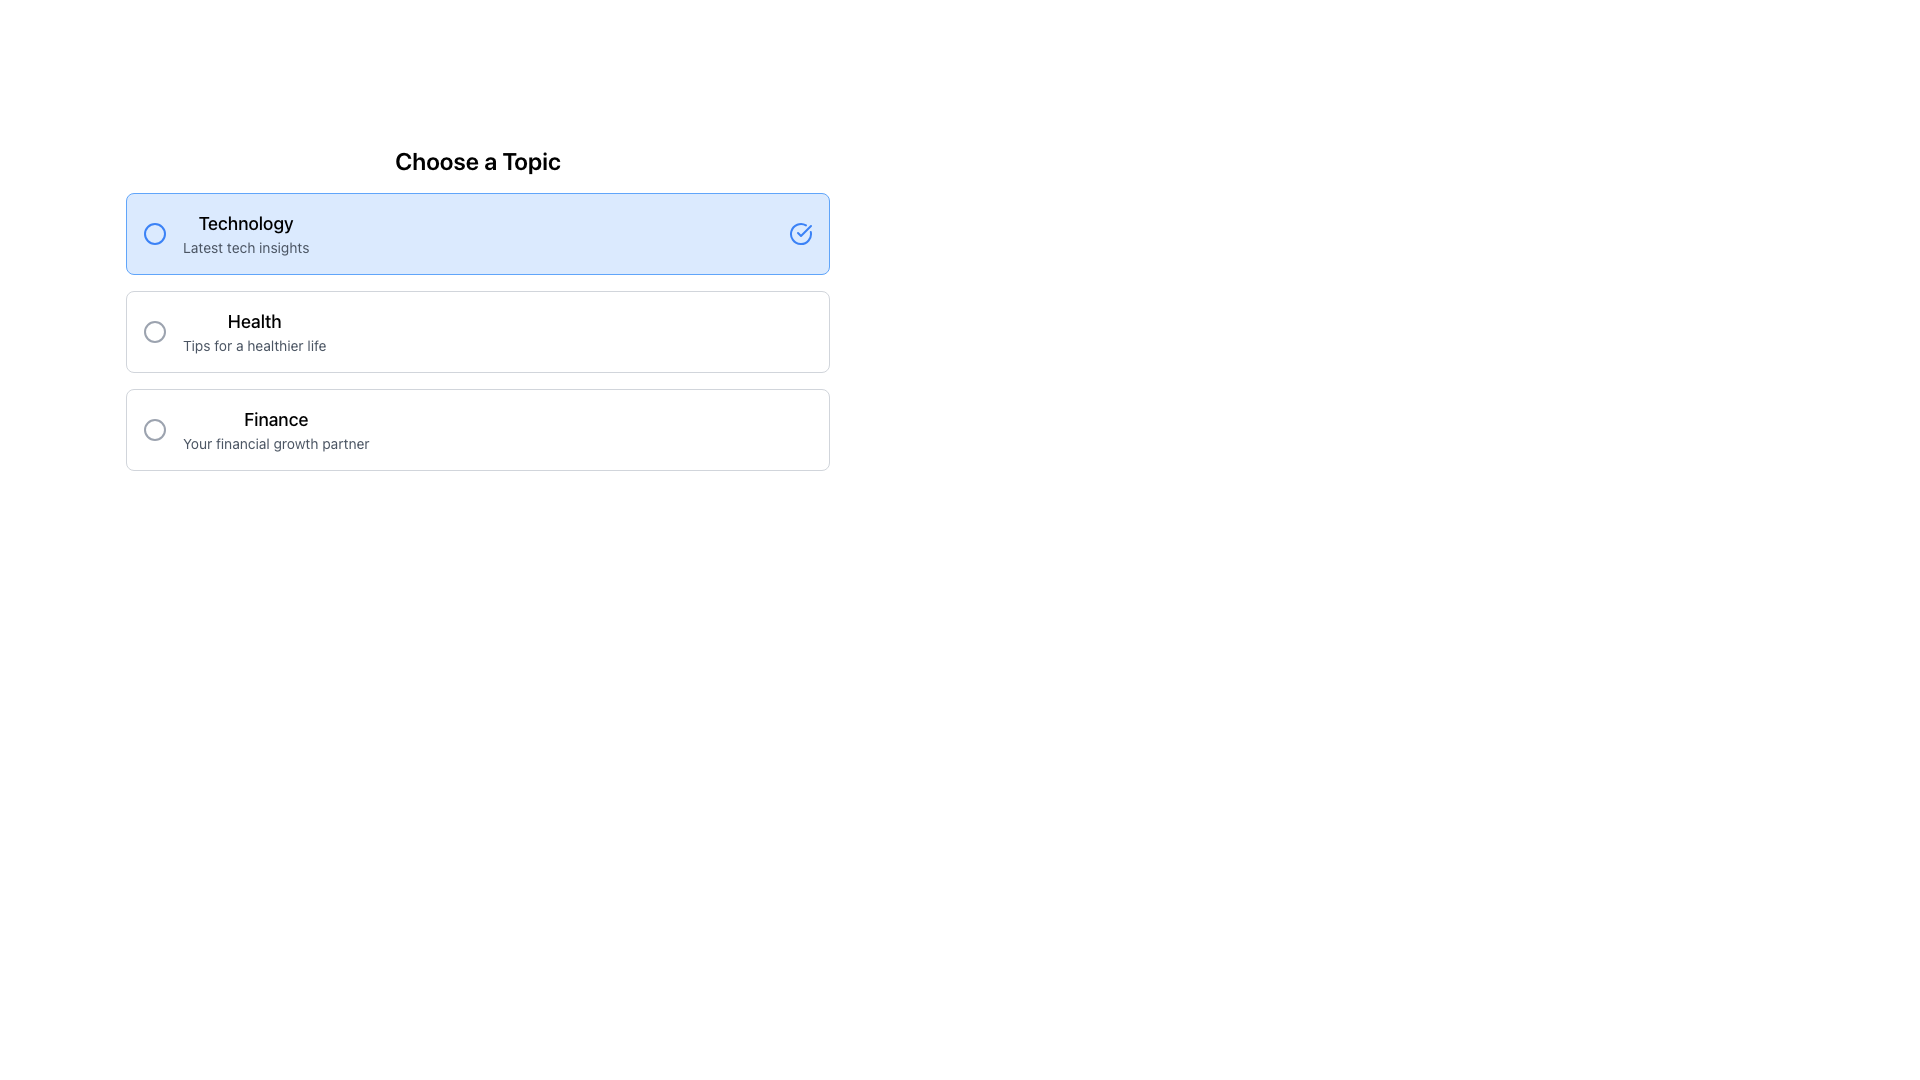 The width and height of the screenshot is (1920, 1080). What do you see at coordinates (153, 428) in the screenshot?
I see `the circular SVG graphic representing an unselected radio button located to the left of the 'Finance' option in the selection menu, which is the third option under the 'Choose a Topic' group` at bounding box center [153, 428].